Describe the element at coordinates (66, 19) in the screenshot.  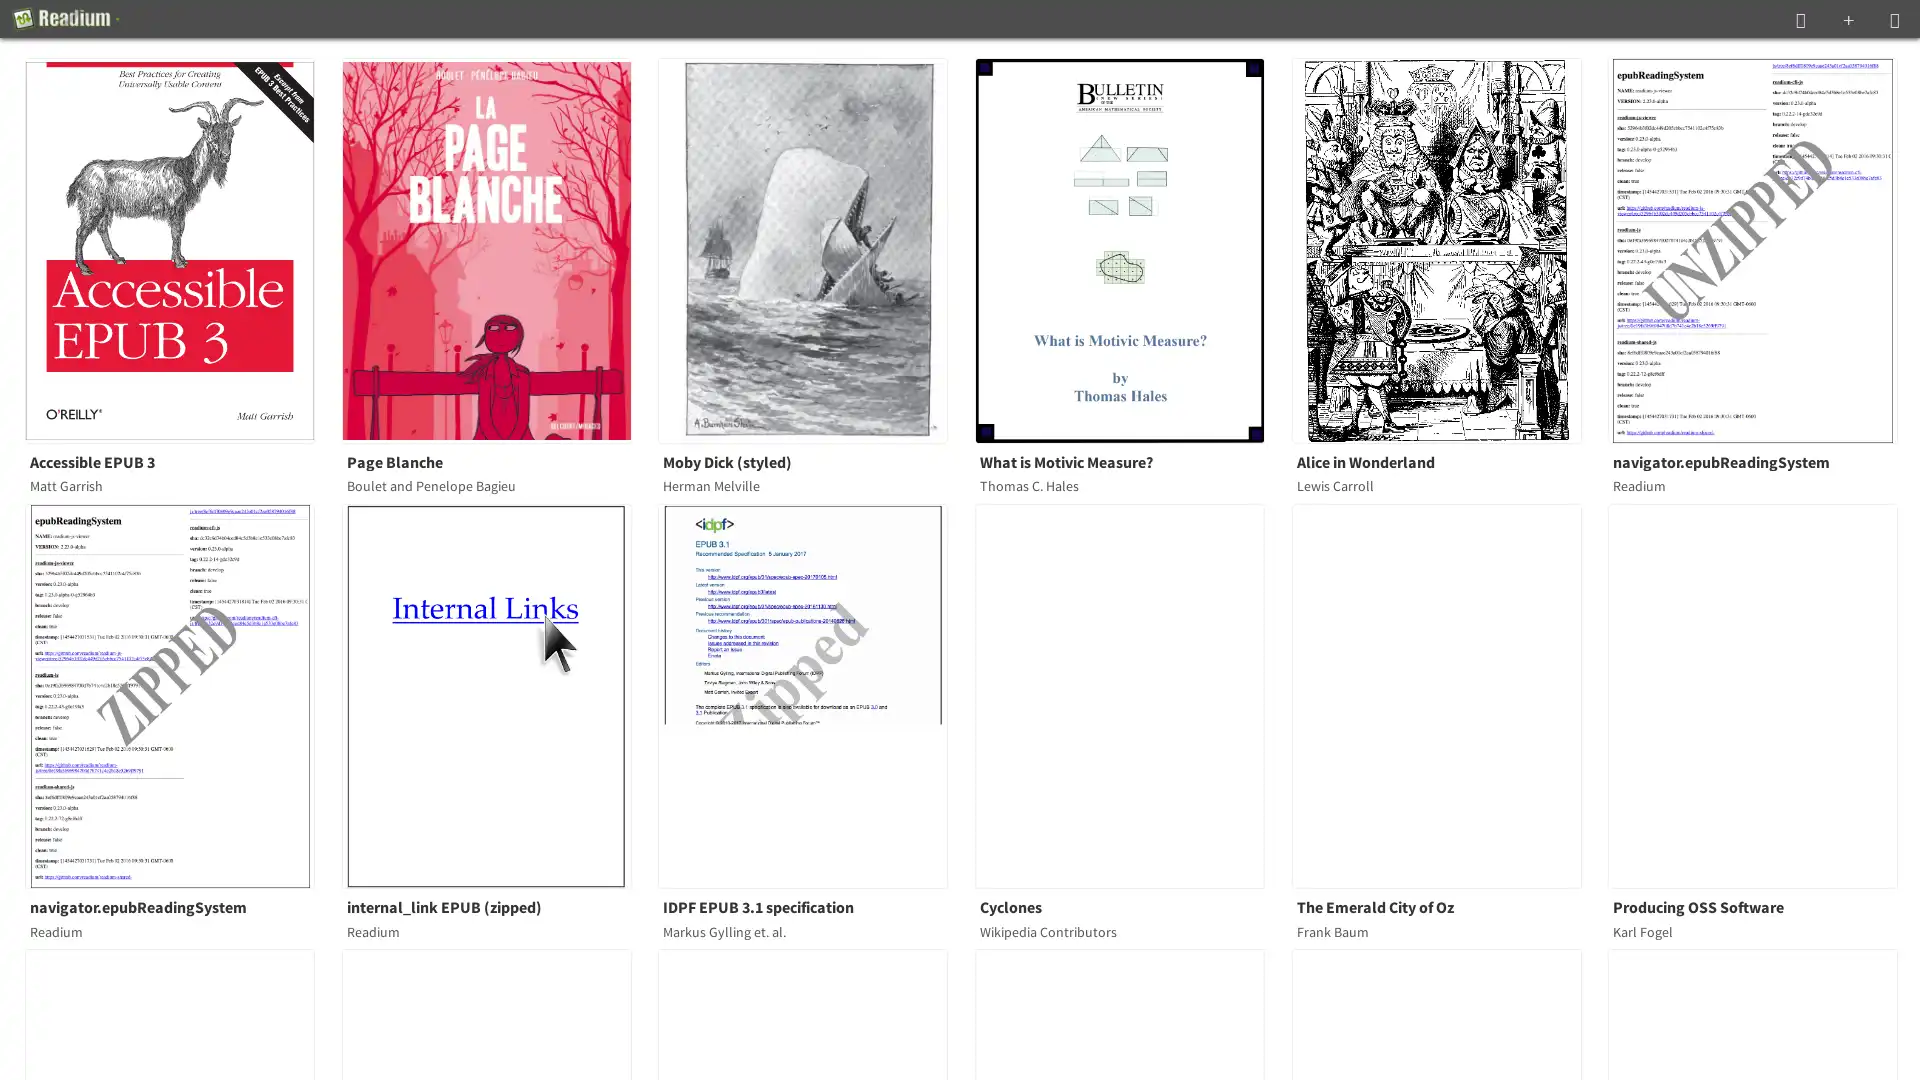
I see `About` at that location.